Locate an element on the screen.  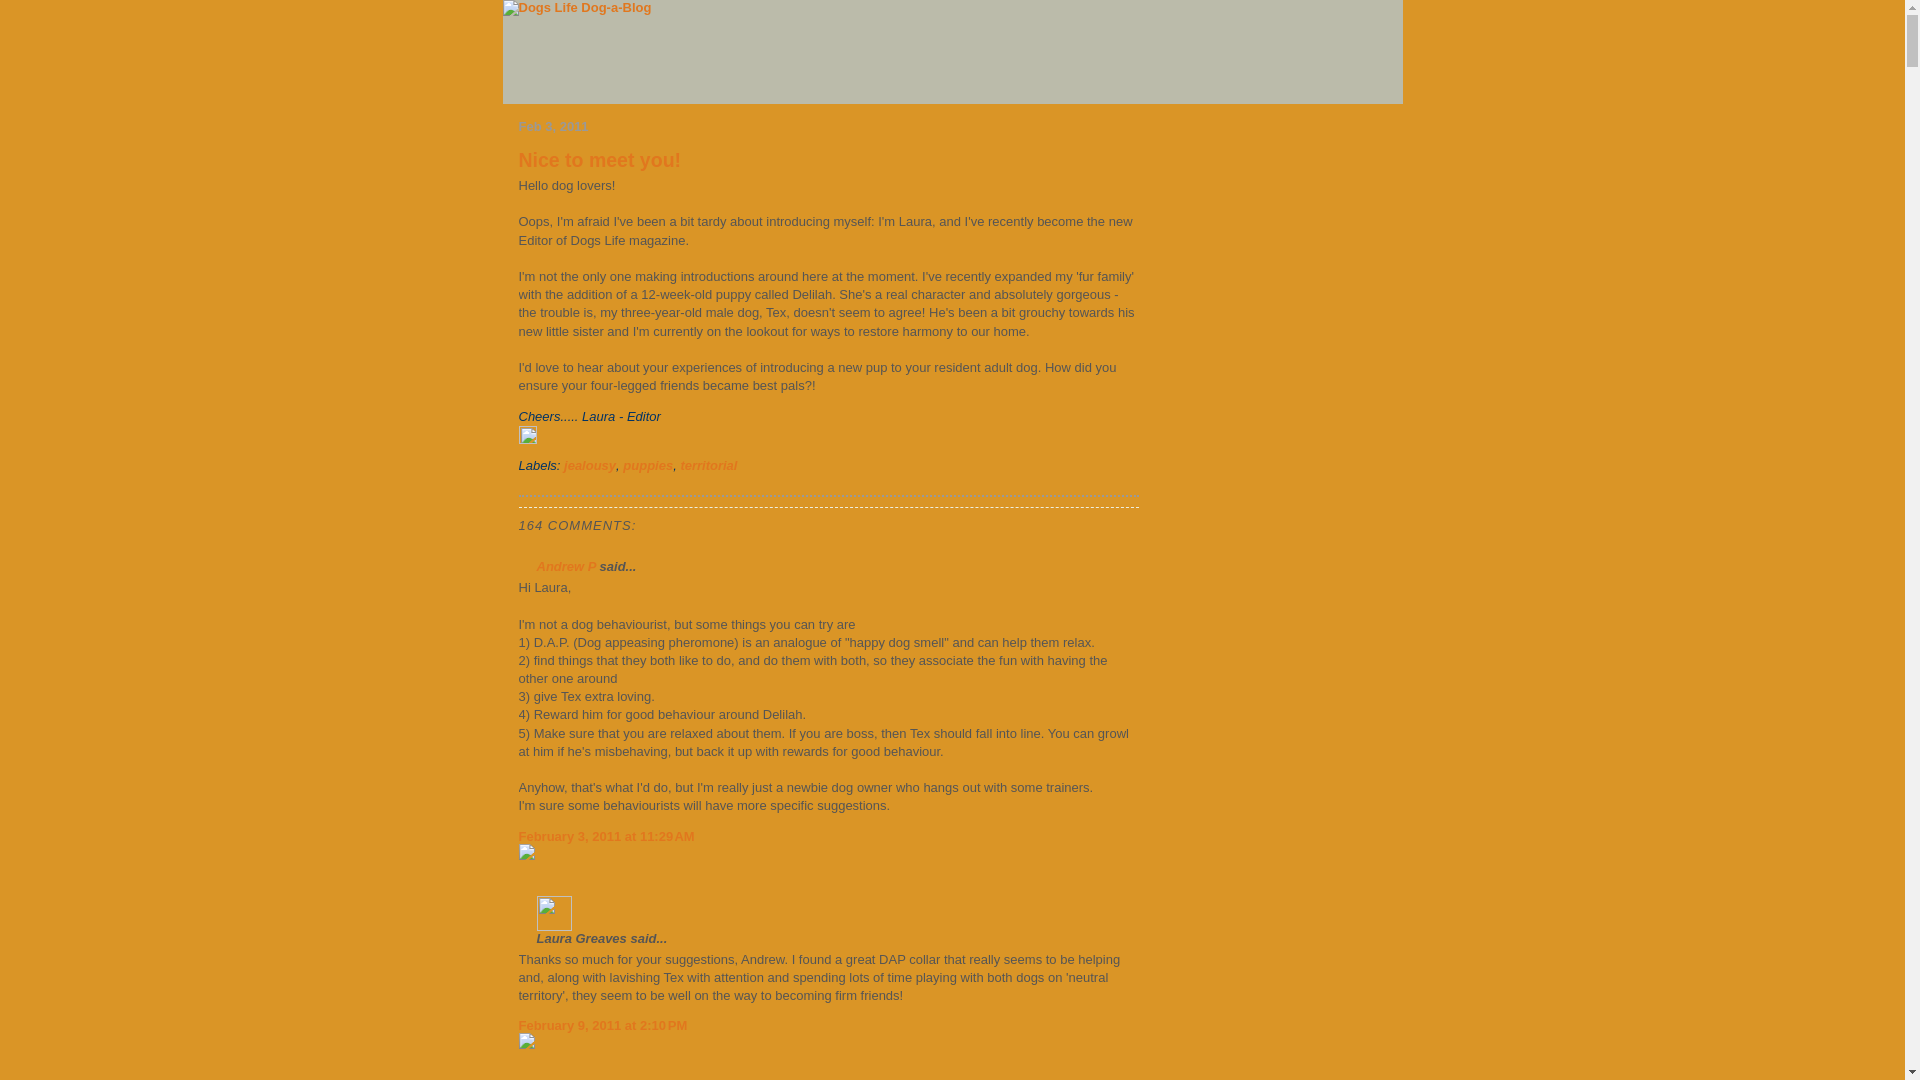
'Delete Comment' is located at coordinates (827, 858).